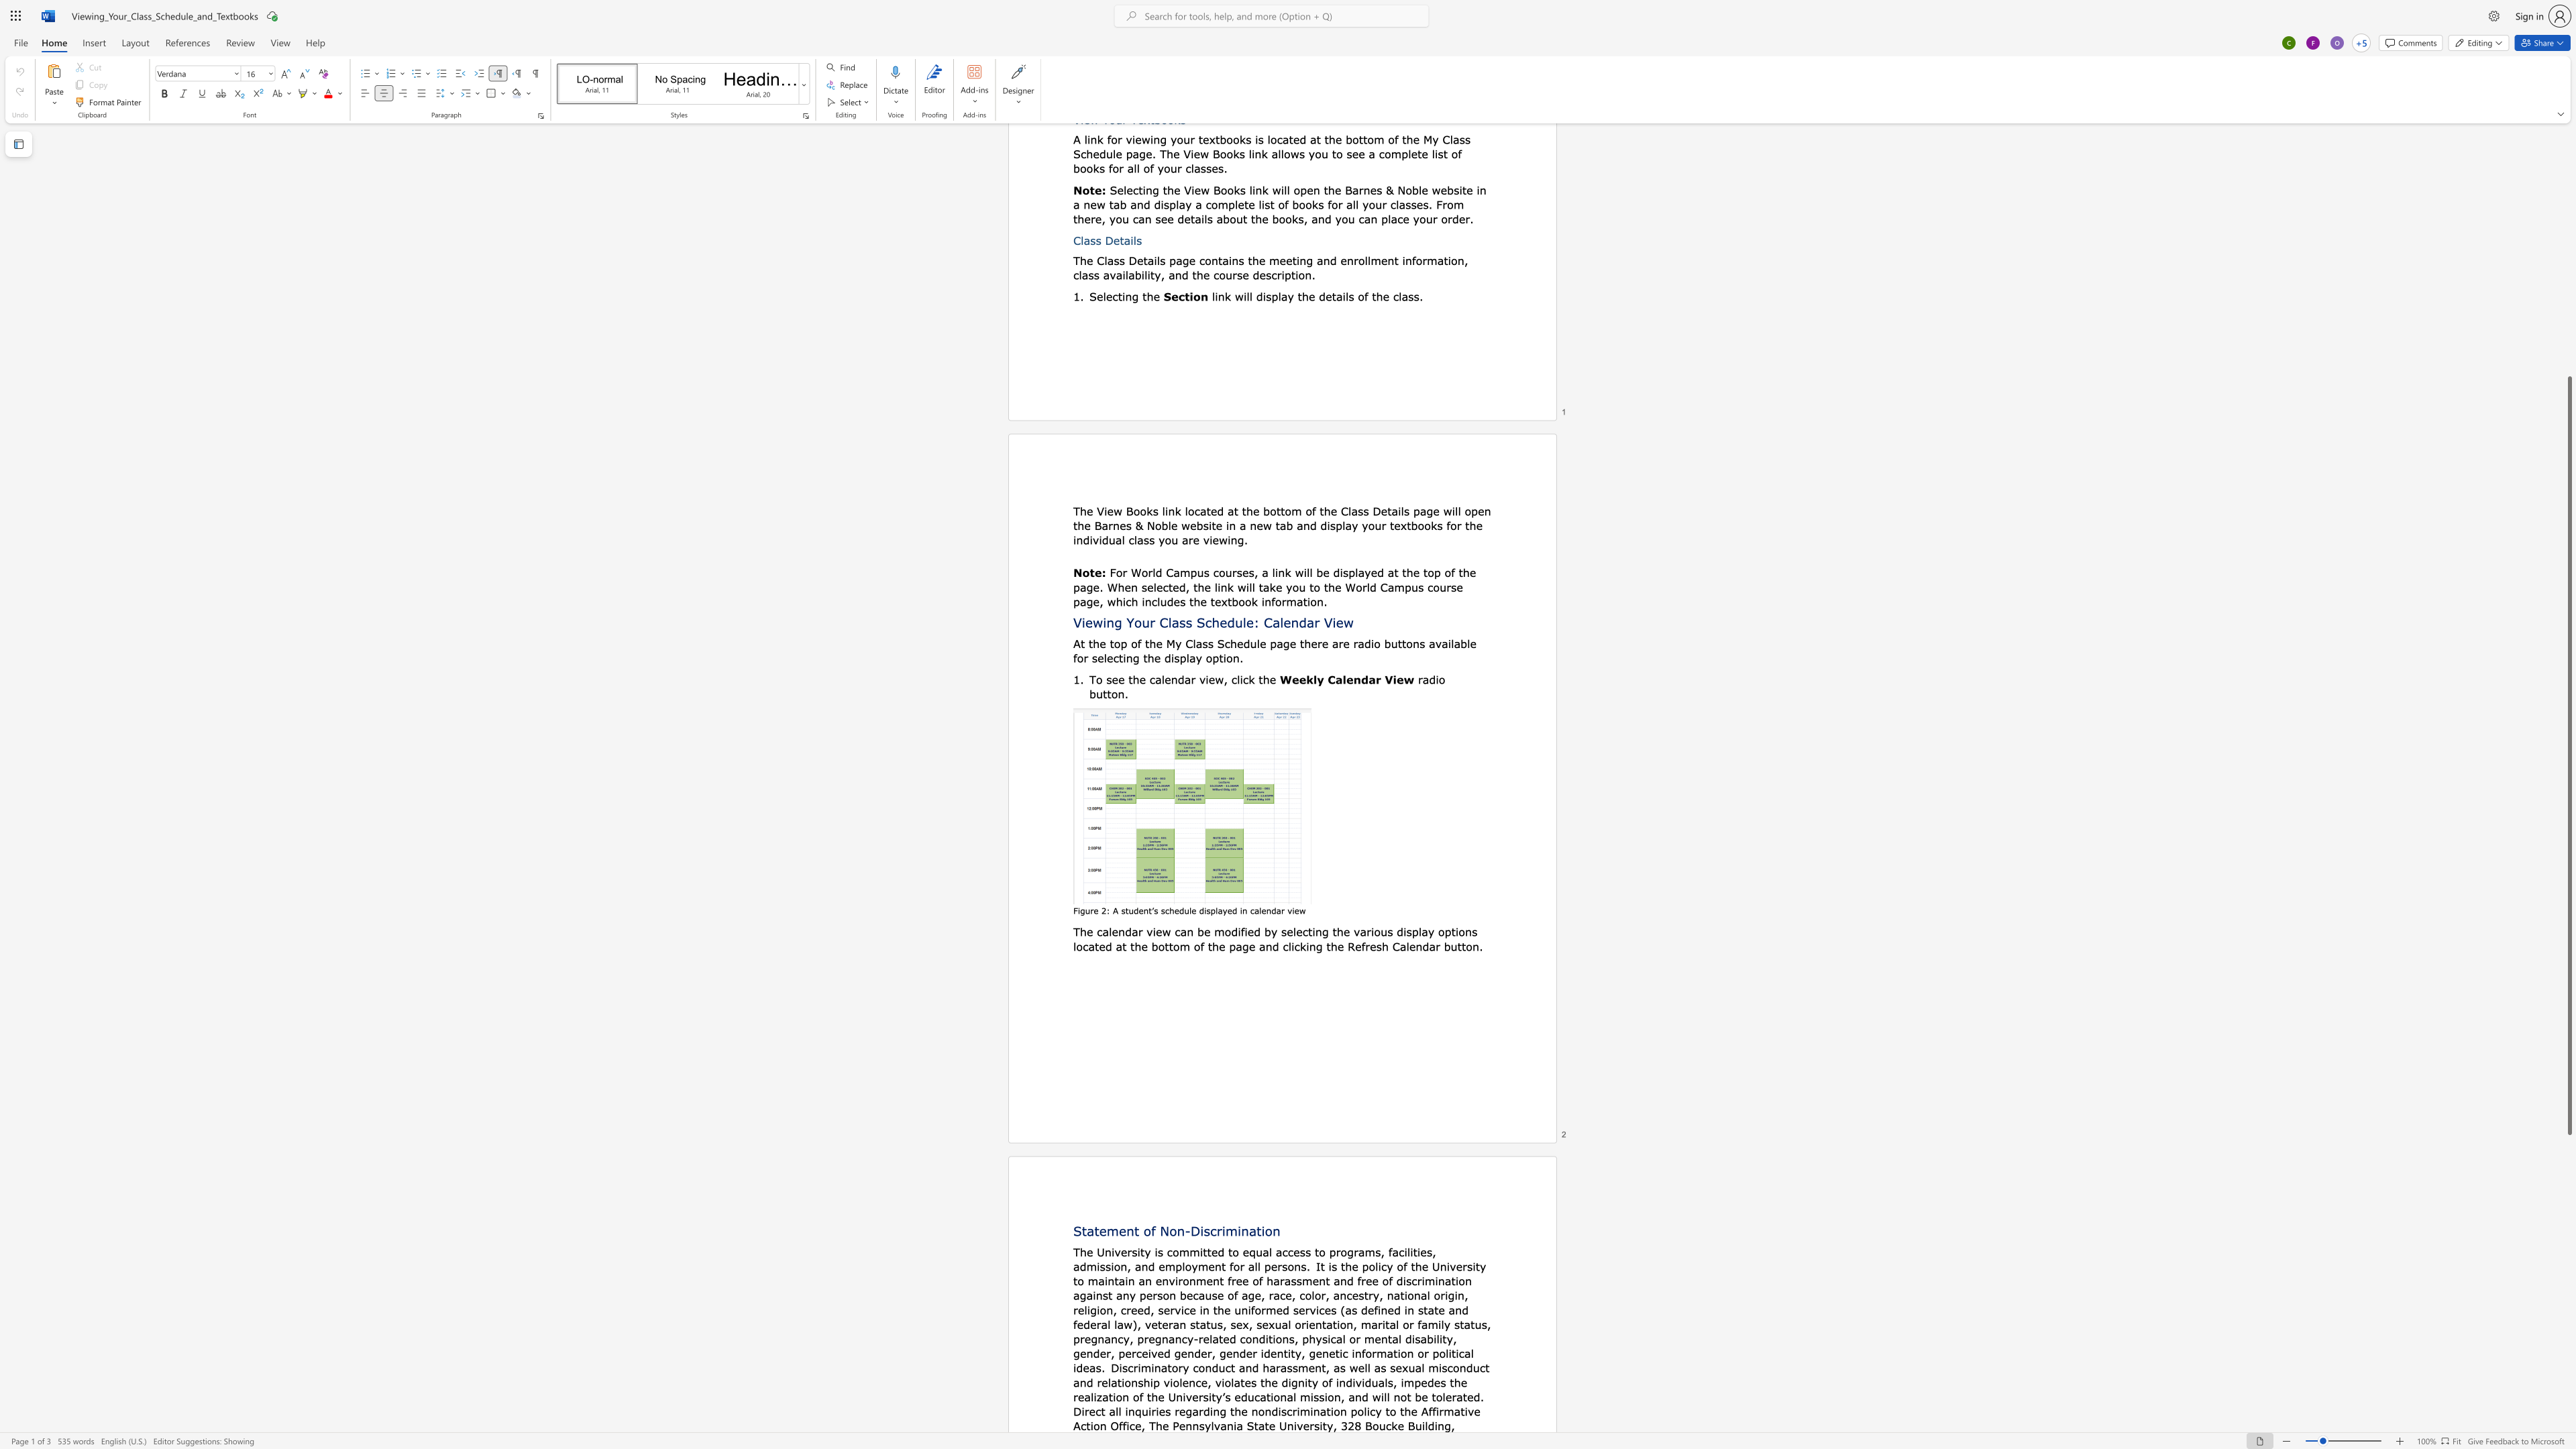  Describe the element at coordinates (2568, 301) in the screenshot. I see `the page's right scrollbar for upward movement` at that location.